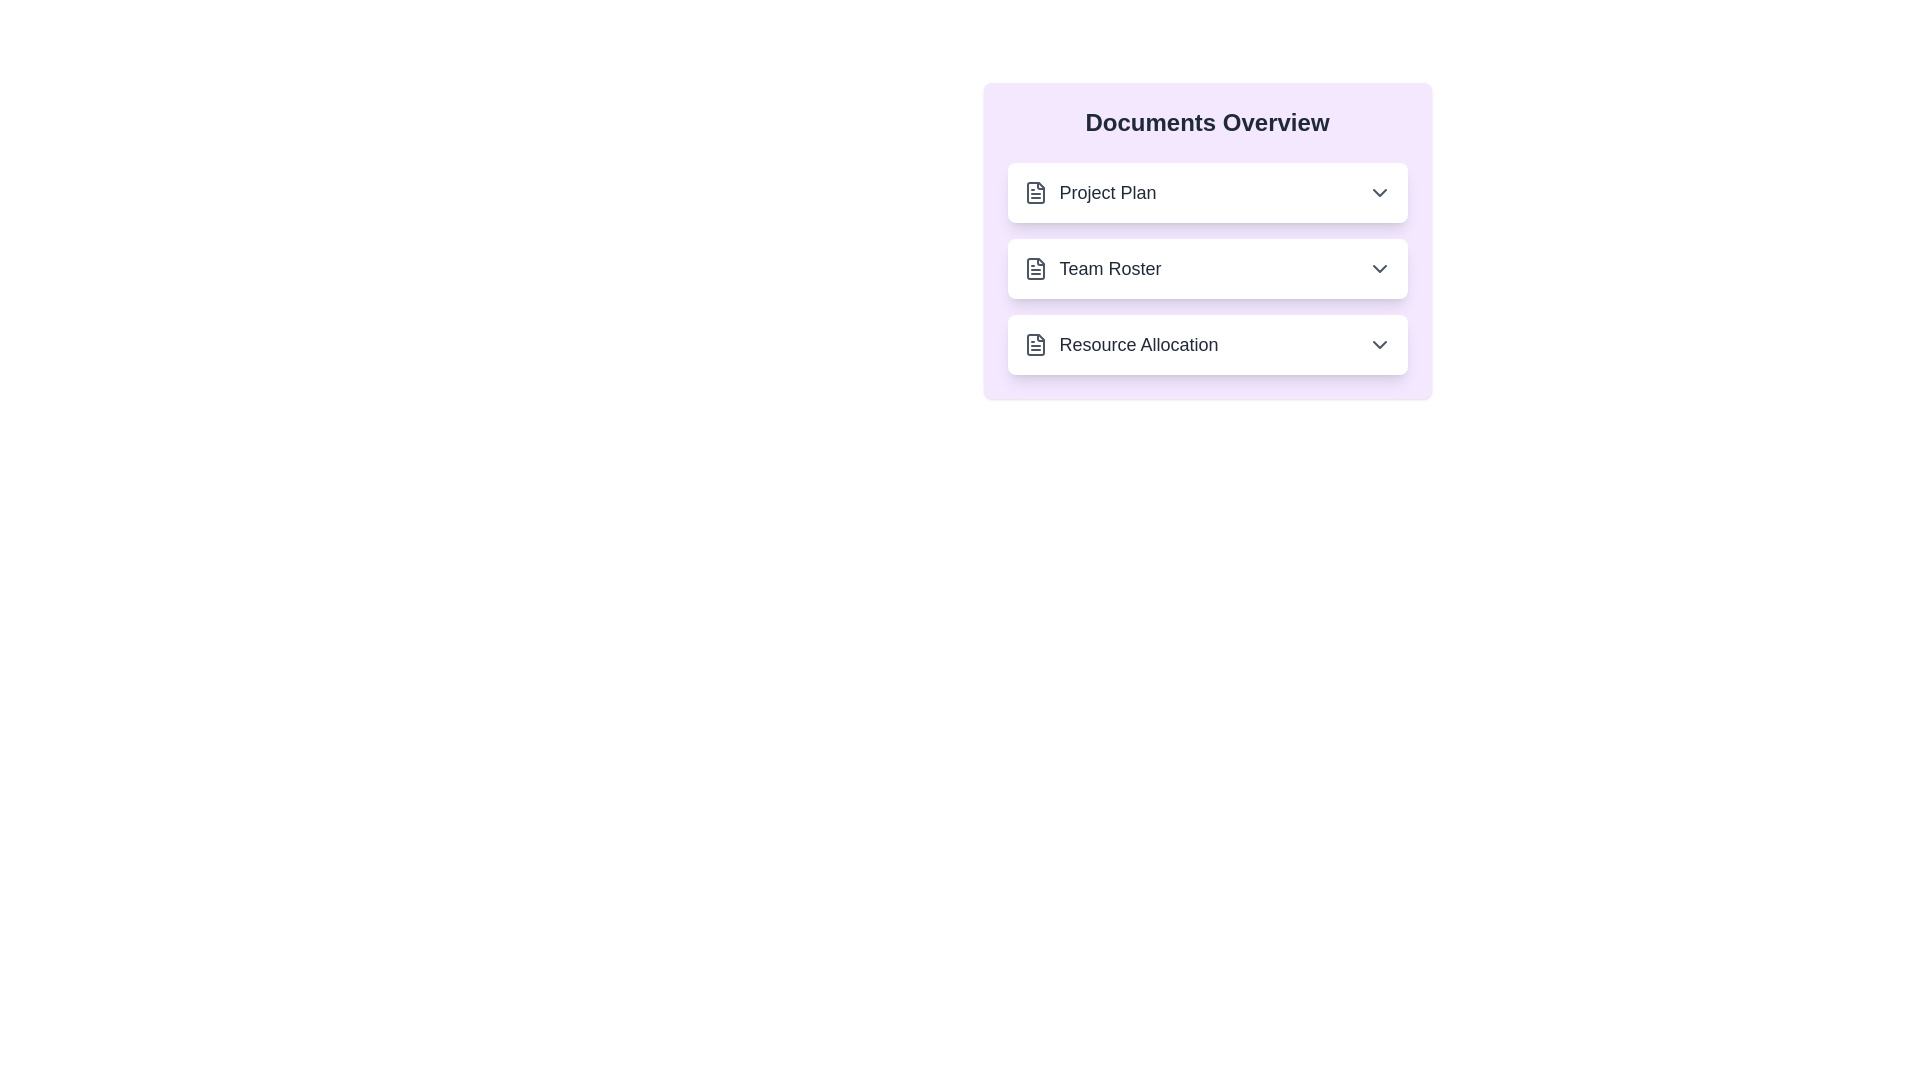  Describe the element at coordinates (1378, 343) in the screenshot. I see `the expand/collapse button for the document named Resource Allocation` at that location.